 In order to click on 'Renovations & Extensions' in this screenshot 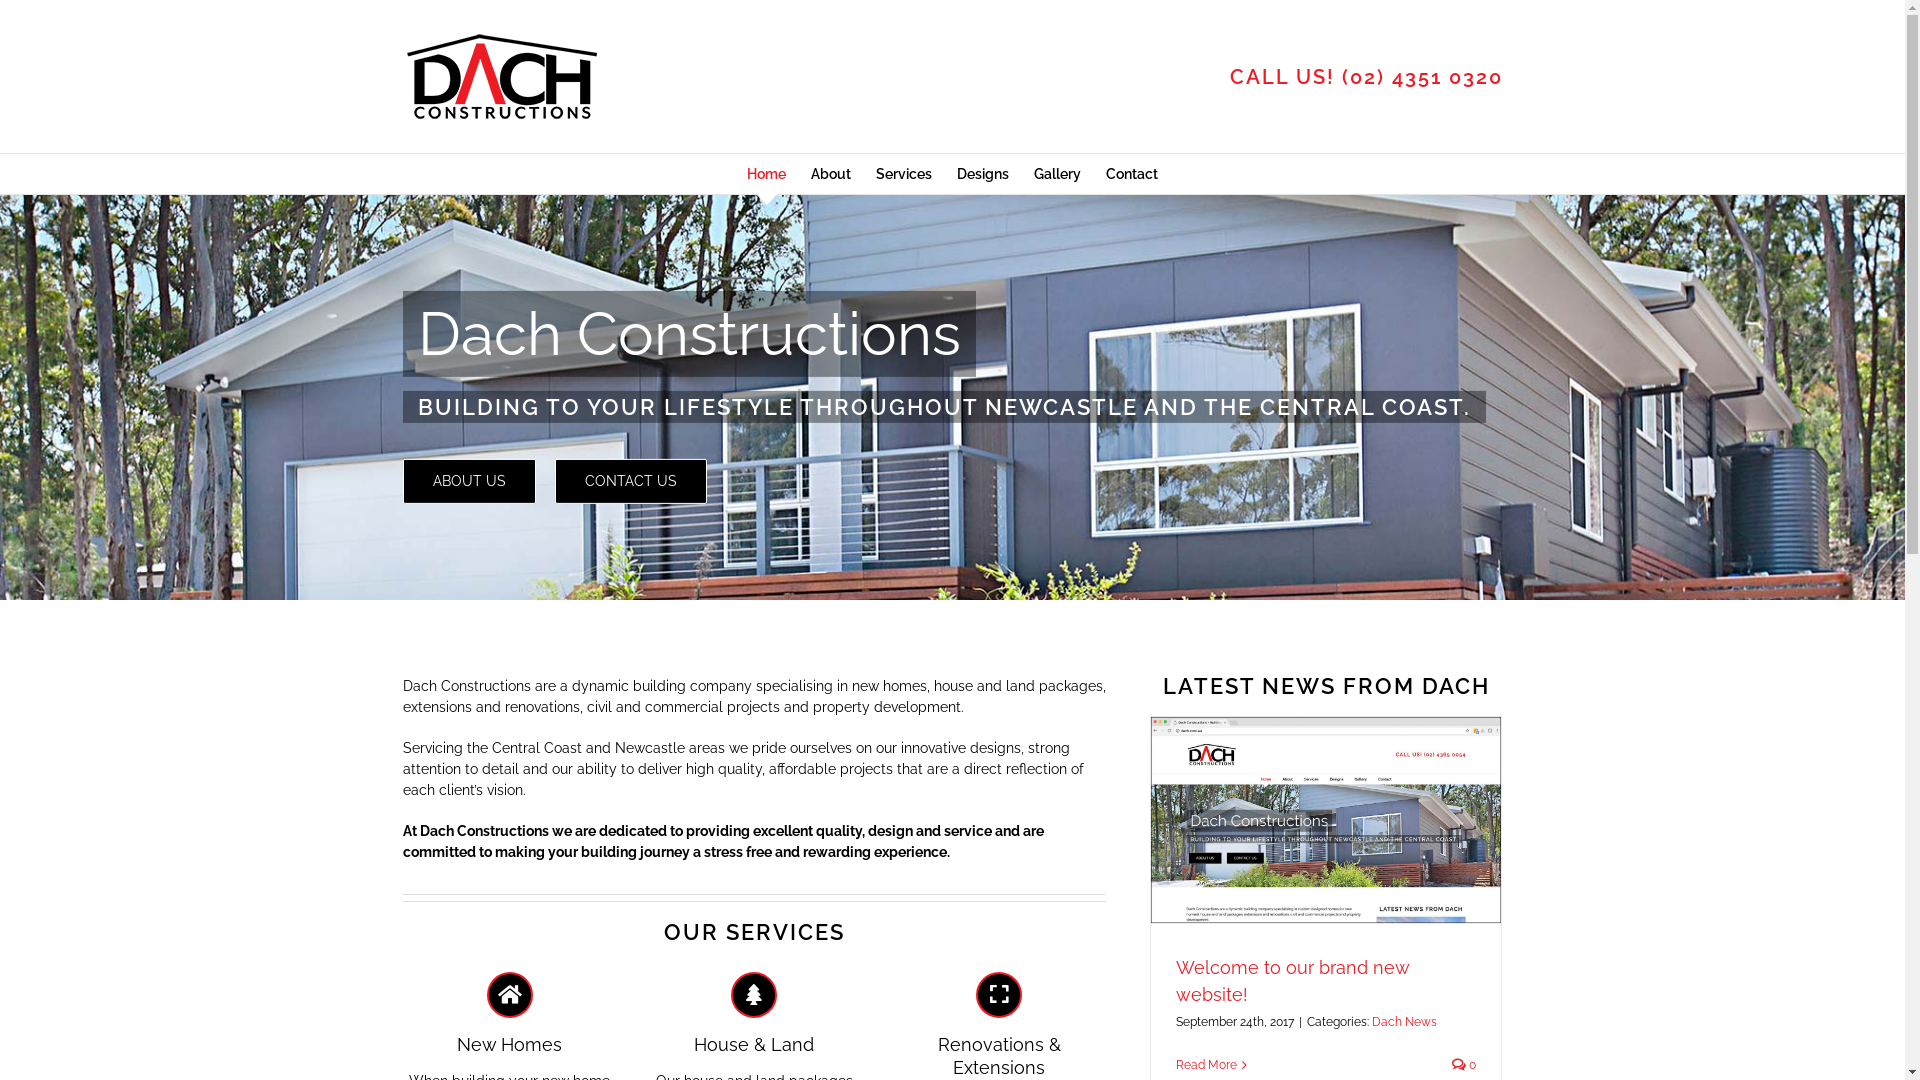, I will do `click(999, 1025)`.